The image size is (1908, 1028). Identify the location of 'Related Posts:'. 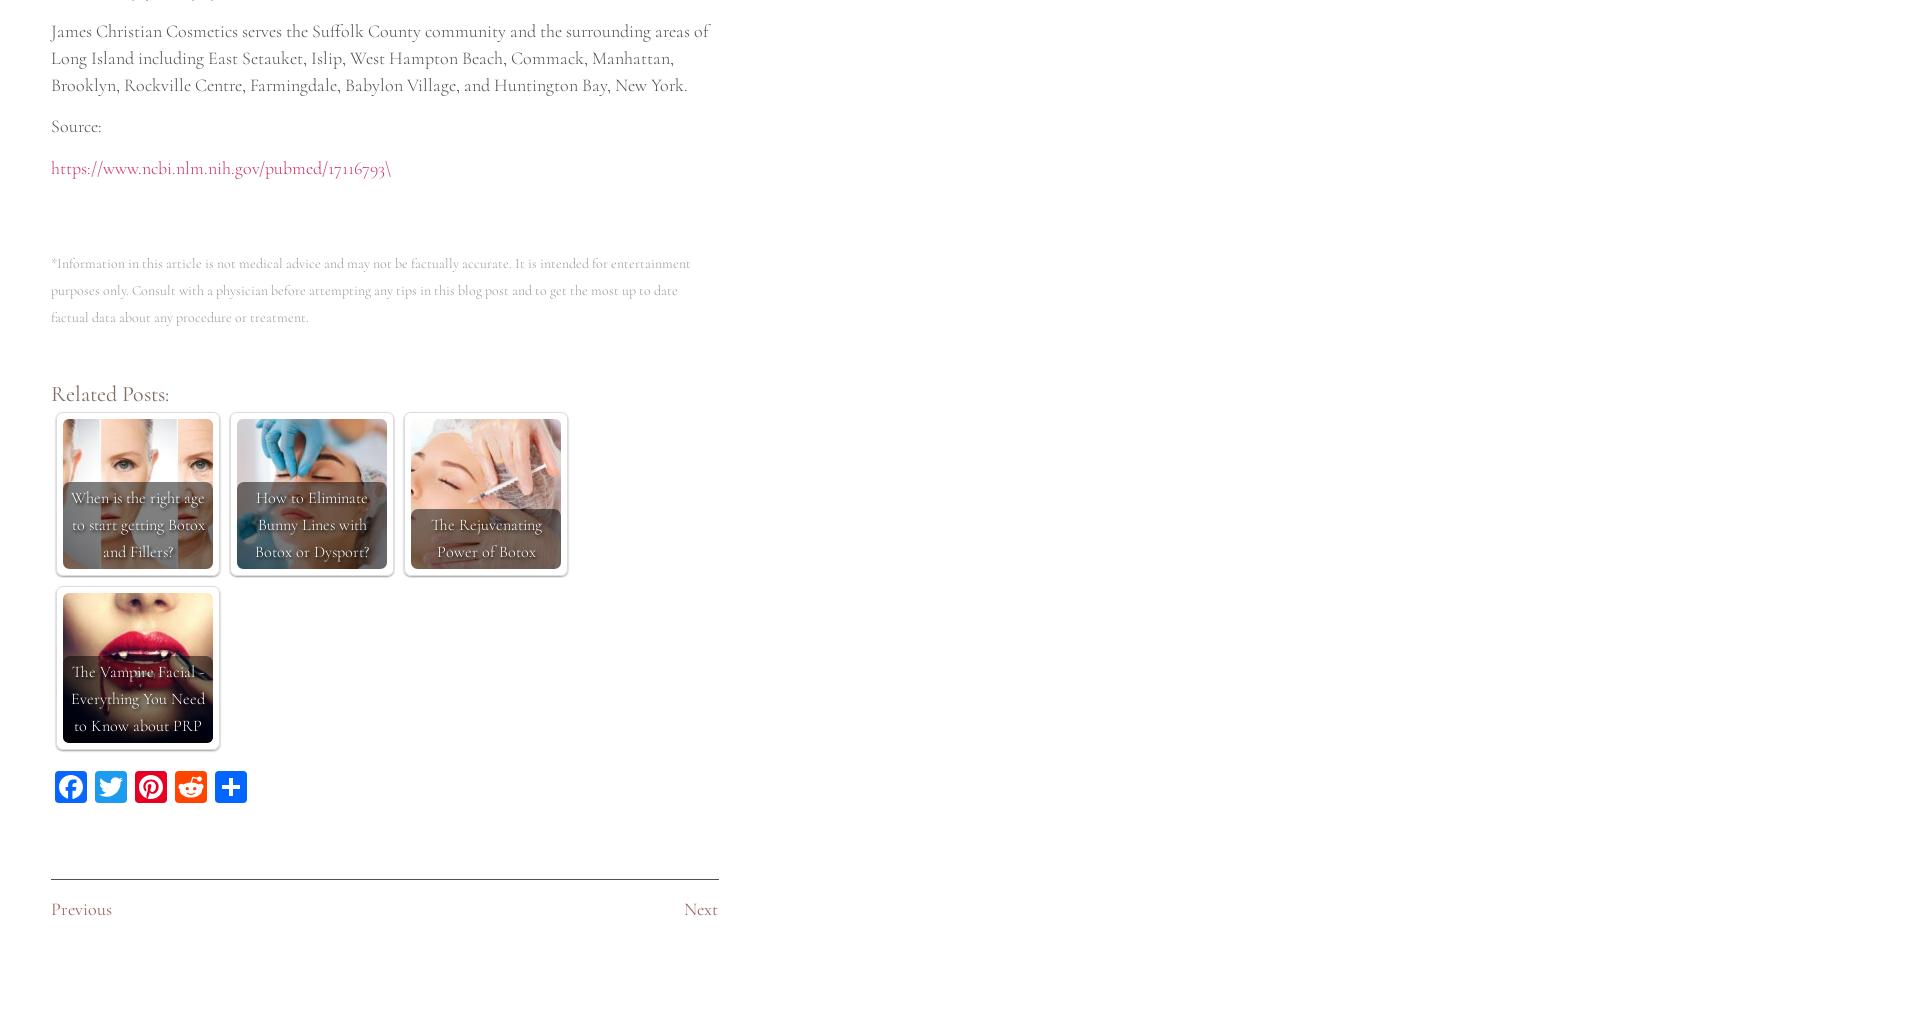
(49, 394).